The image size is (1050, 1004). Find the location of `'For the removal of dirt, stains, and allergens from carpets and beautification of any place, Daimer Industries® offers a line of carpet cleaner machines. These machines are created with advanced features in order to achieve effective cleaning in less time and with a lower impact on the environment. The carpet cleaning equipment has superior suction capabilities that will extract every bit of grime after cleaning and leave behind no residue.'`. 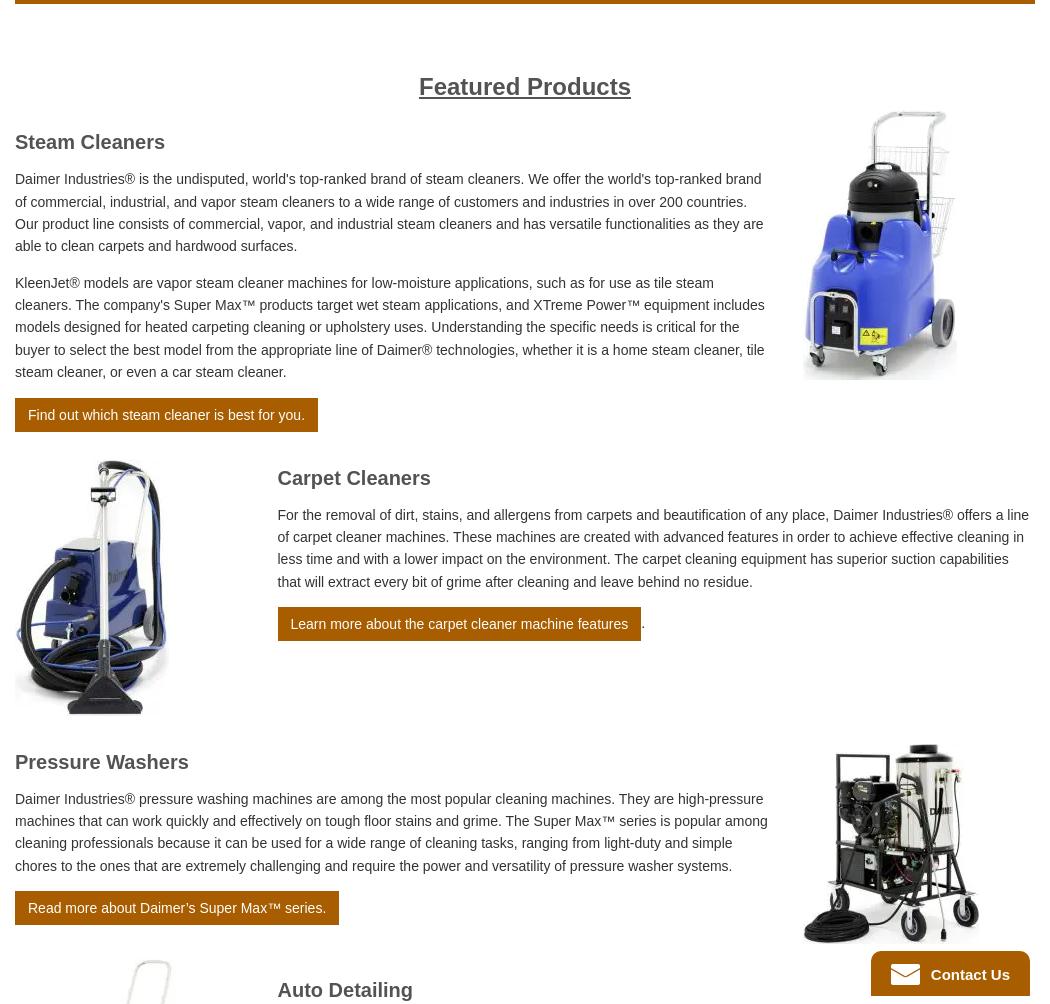

'For the removal of dirt, stains, and allergens from carpets and beautification of any place, Daimer Industries® offers a line of carpet cleaner machines. These machines are created with advanced features in order to achieve effective cleaning in less time and with a lower impact on the environment. The carpet cleaning equipment has superior suction capabilities that will extract every bit of grime after cleaning and leave behind no residue.' is located at coordinates (651, 547).